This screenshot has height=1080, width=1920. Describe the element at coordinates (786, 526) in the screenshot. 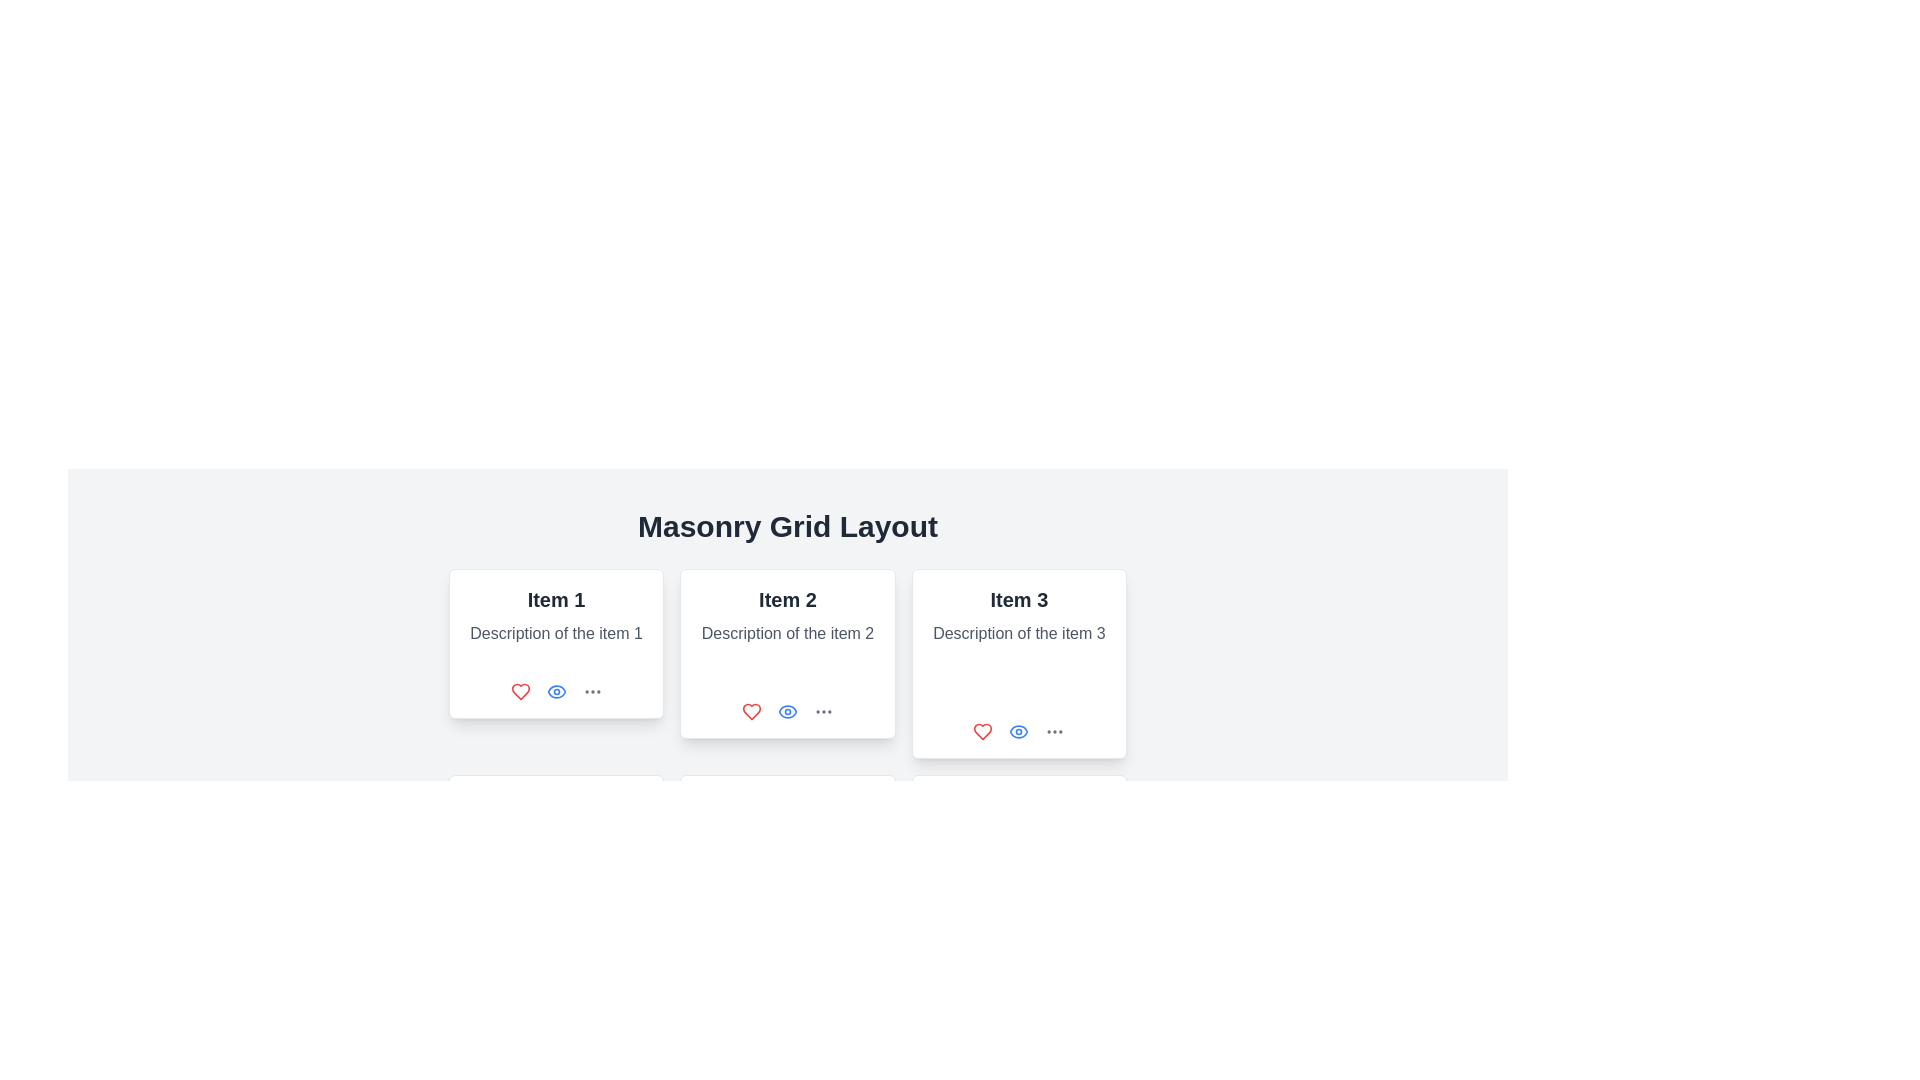

I see `the centrally aligned Text label that serves as a title for the grid layout below` at that location.